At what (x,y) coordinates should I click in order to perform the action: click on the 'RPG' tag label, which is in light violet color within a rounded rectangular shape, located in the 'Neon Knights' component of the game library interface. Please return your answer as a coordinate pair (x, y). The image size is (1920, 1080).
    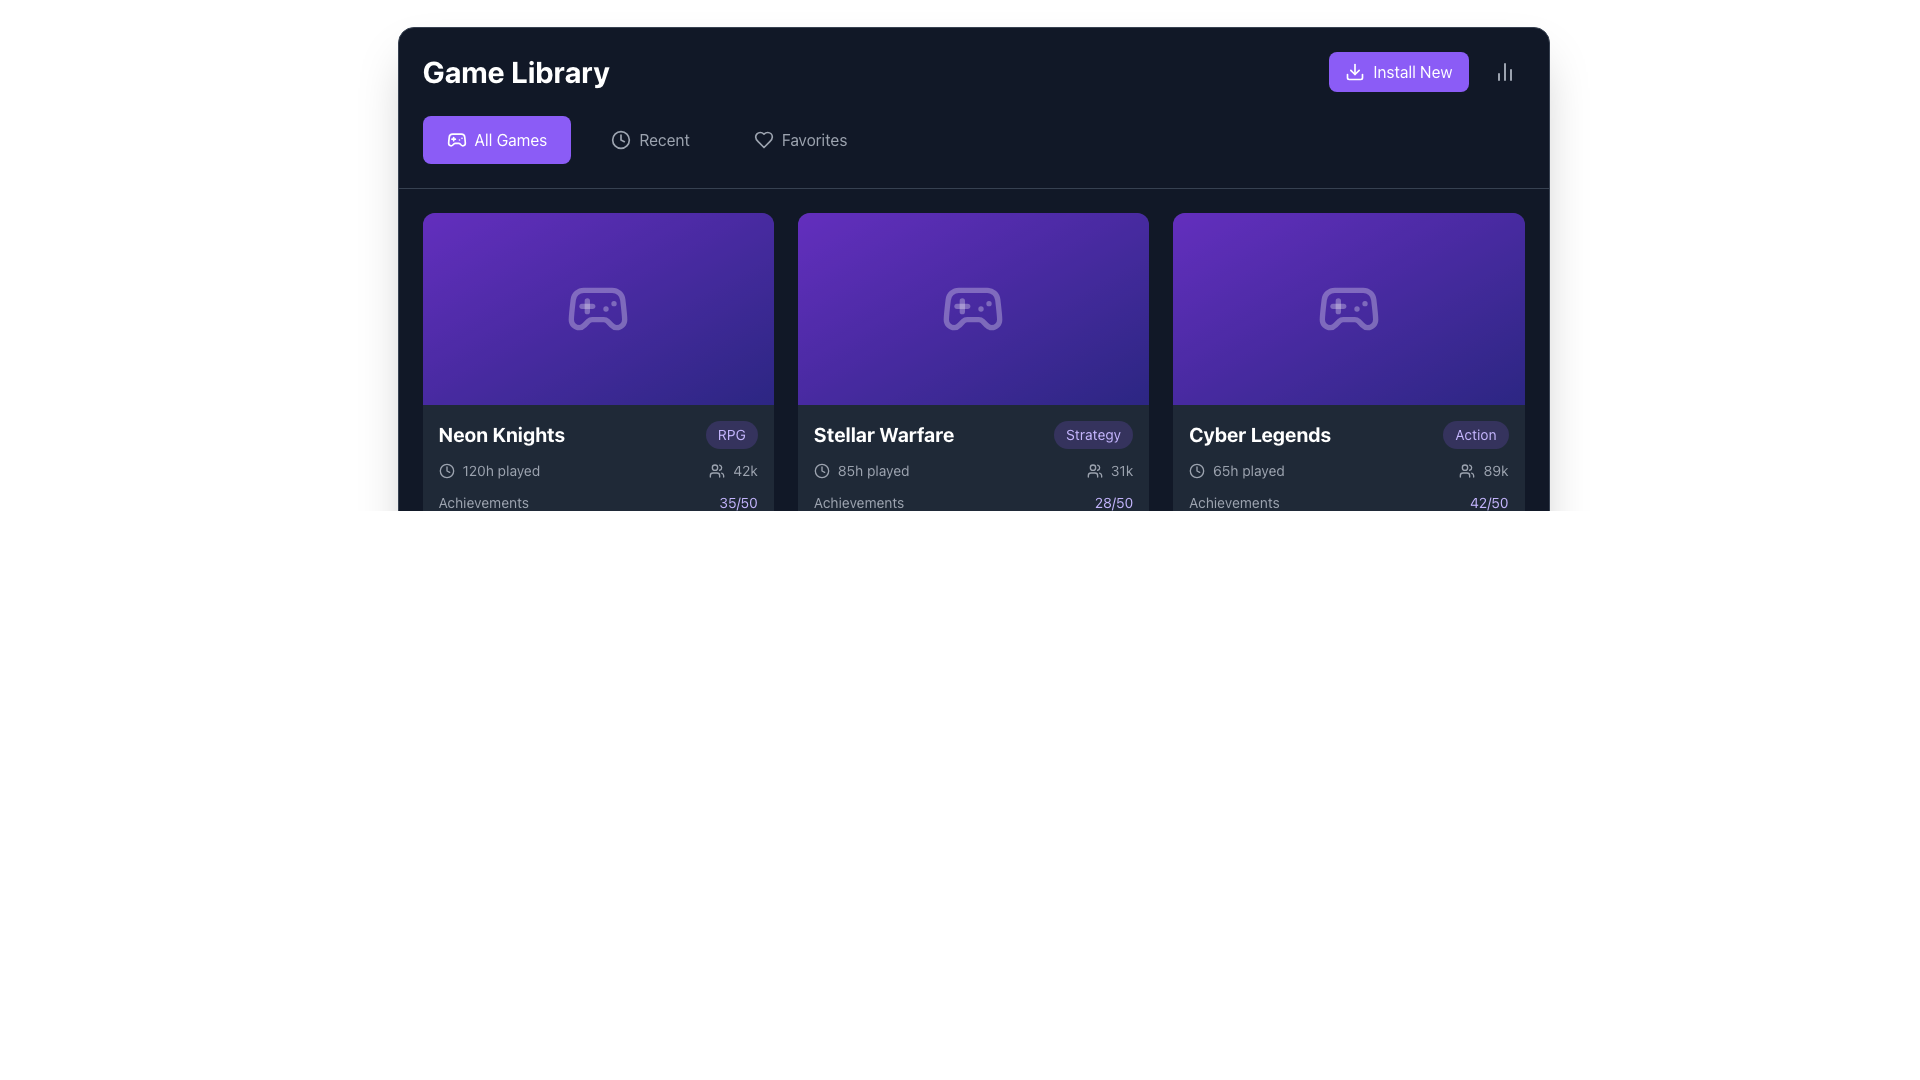
    Looking at the image, I should click on (730, 434).